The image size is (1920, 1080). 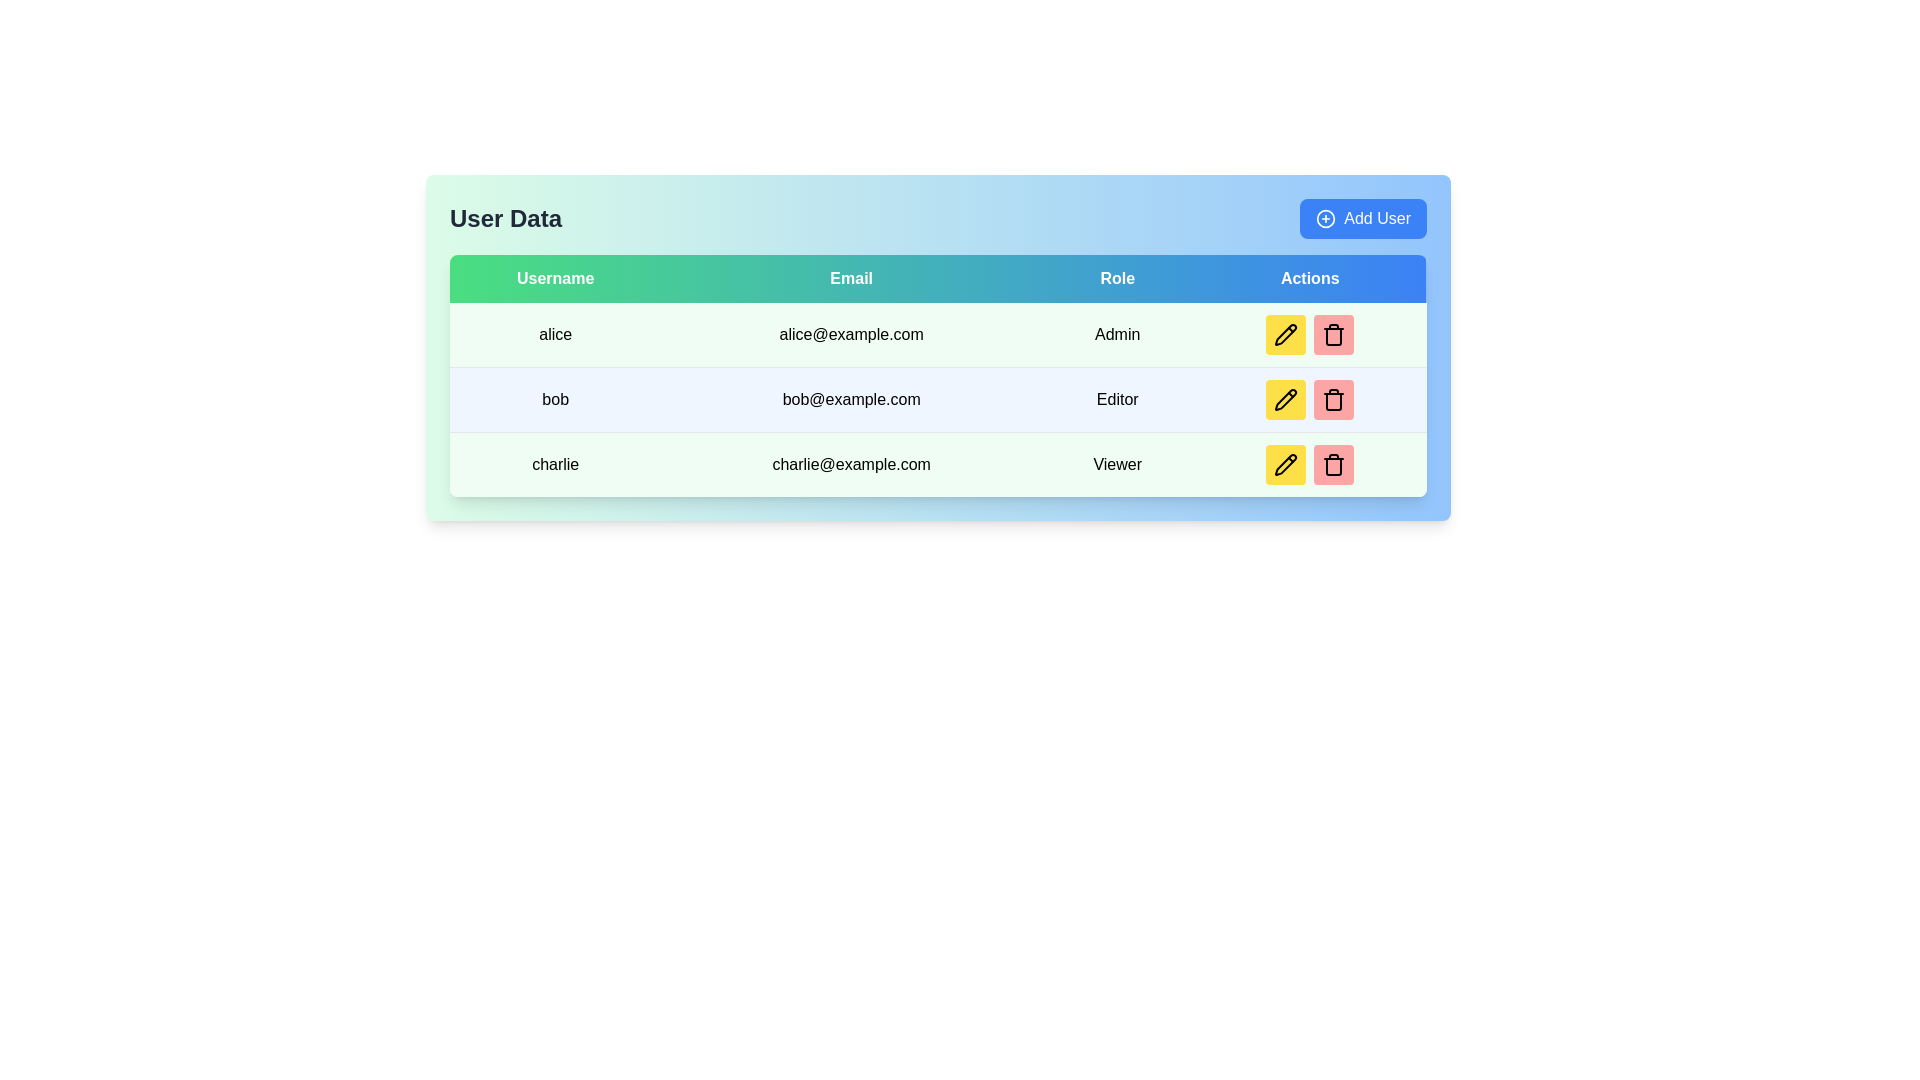 What do you see at coordinates (1334, 334) in the screenshot?
I see `the trash bin icon button located in the third row of the Actions column` at bounding box center [1334, 334].